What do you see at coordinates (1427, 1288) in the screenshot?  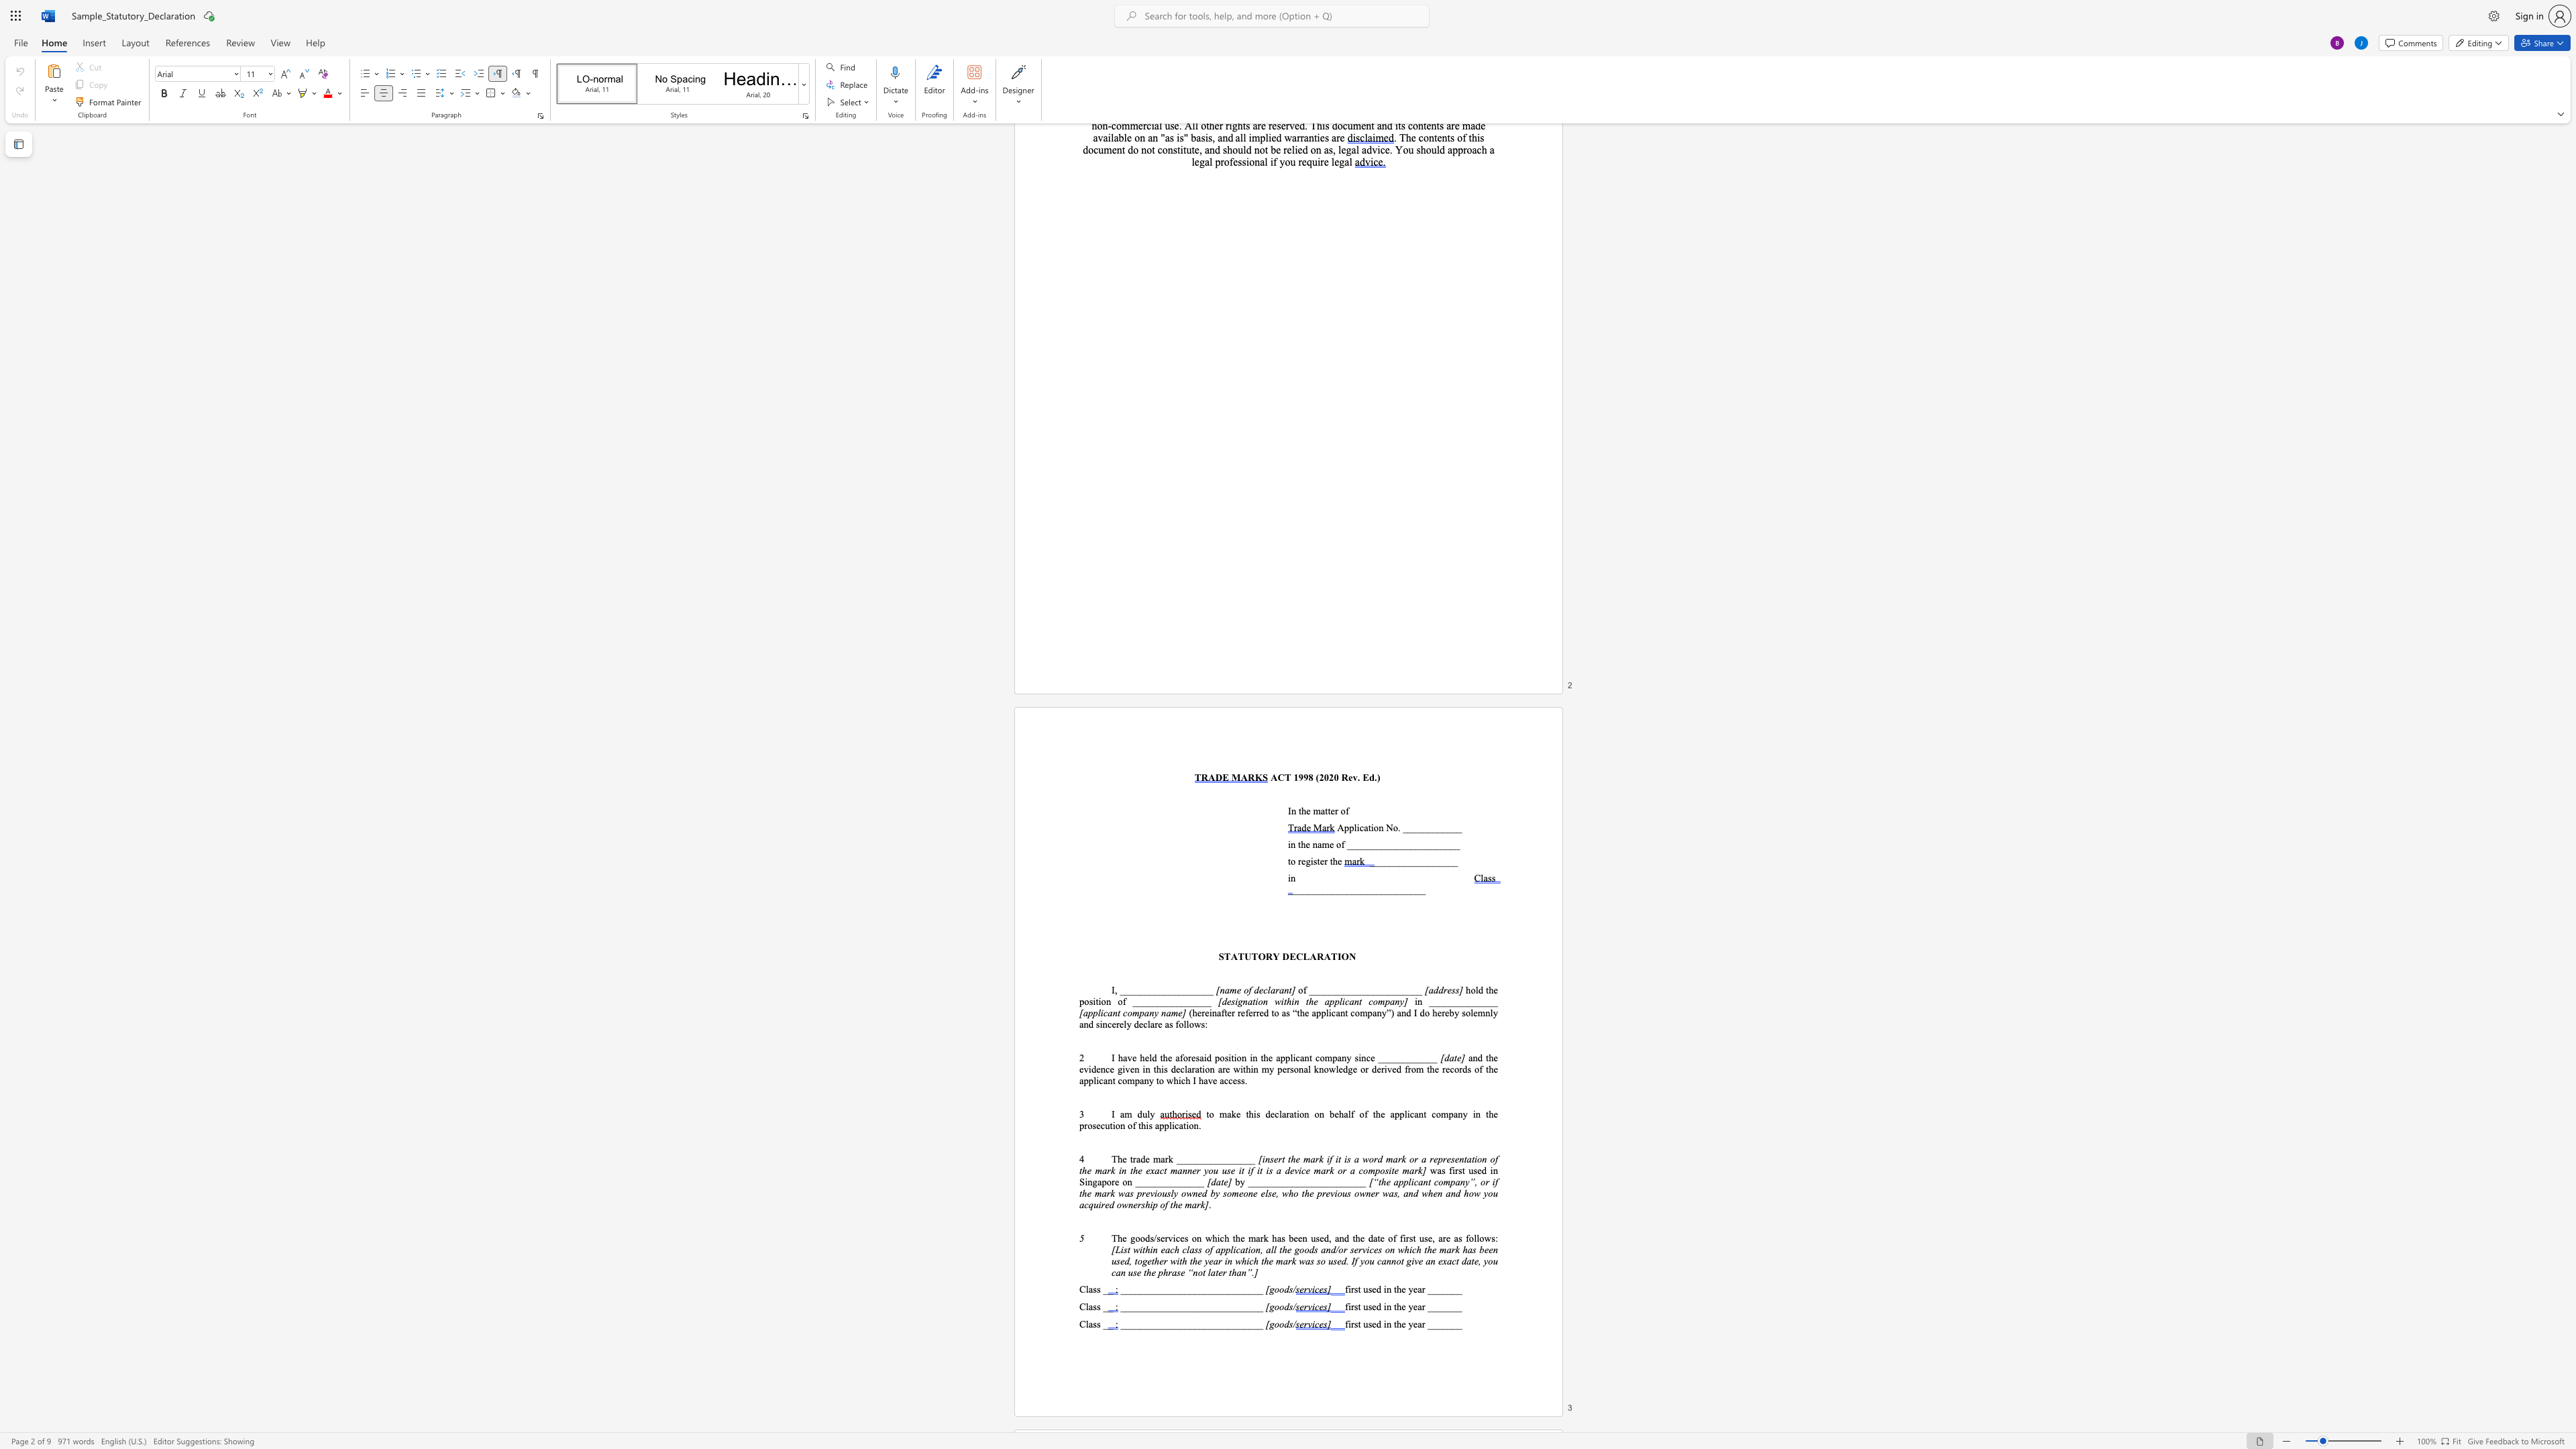 I see `the subset text "_______" within the text "first used in the year _______"` at bounding box center [1427, 1288].